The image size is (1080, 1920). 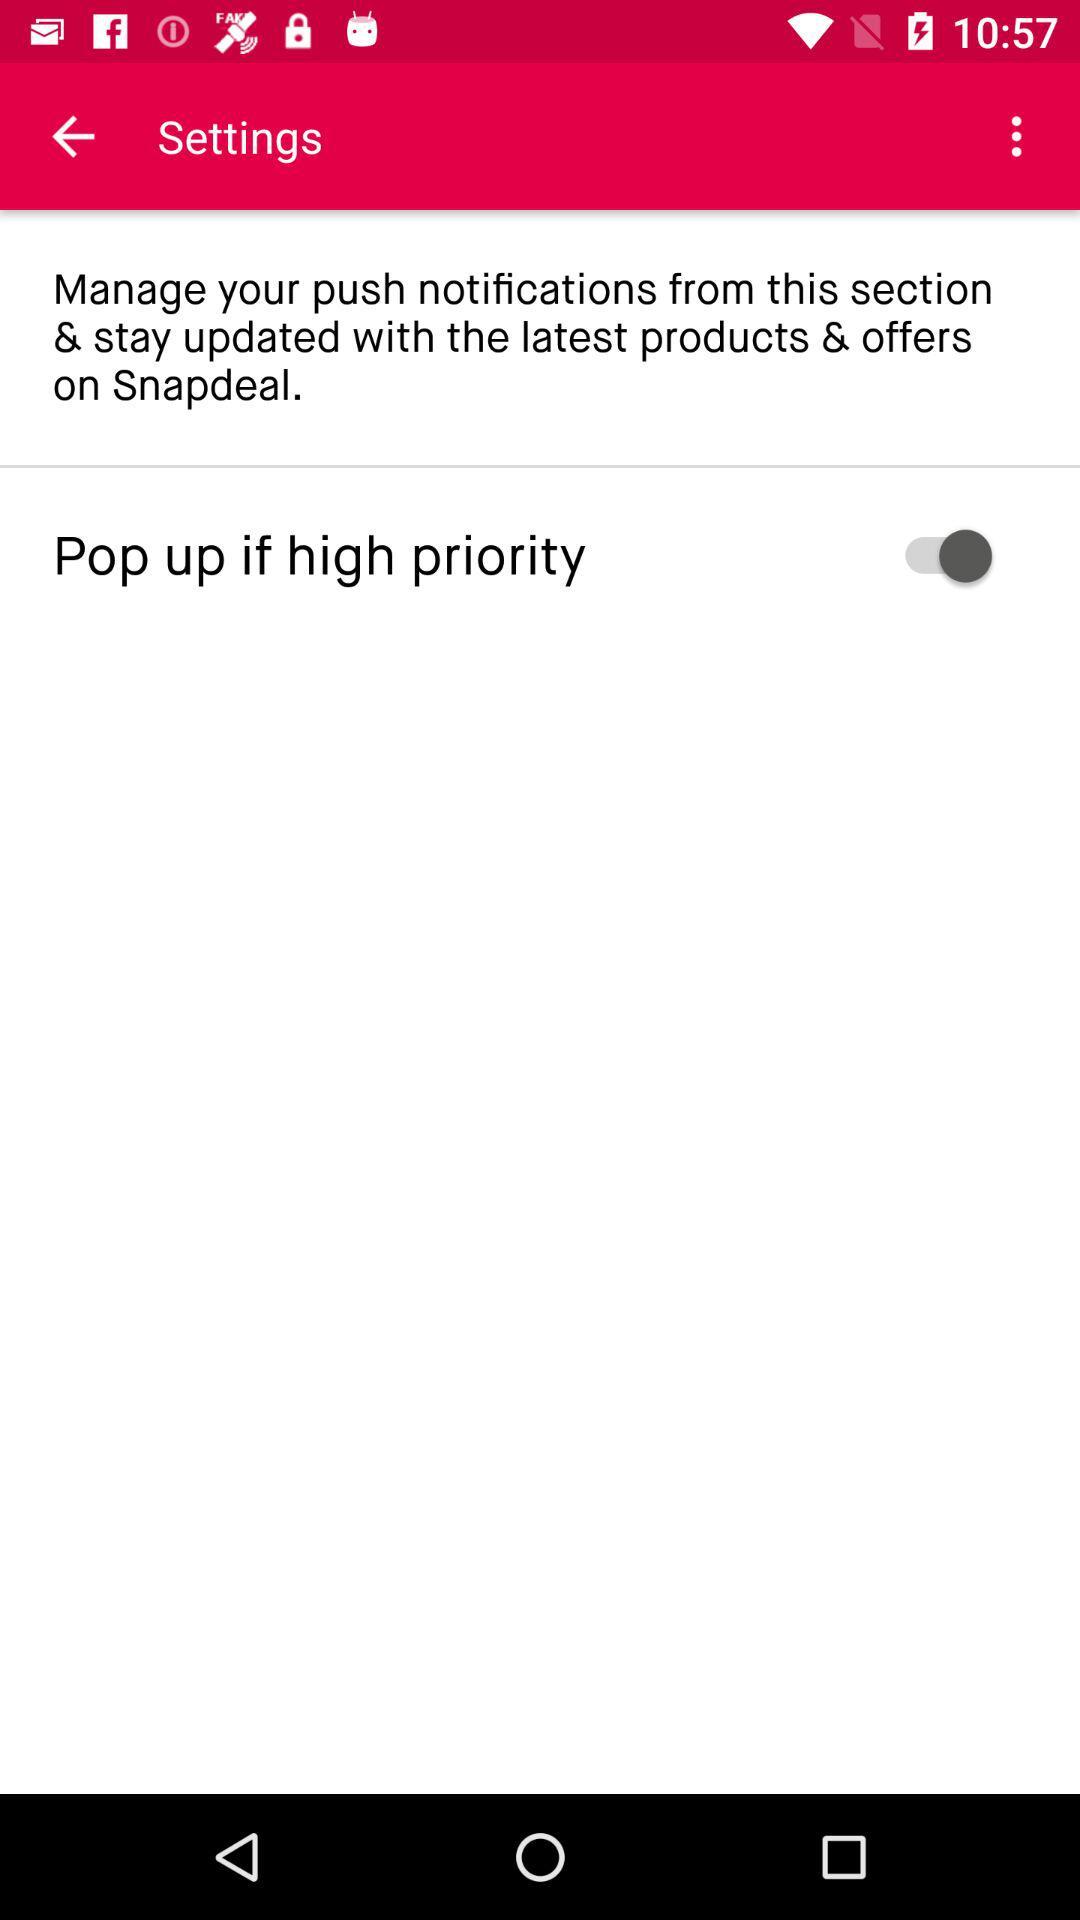 What do you see at coordinates (882, 556) in the screenshot?
I see `icon next to pop up if icon` at bounding box center [882, 556].